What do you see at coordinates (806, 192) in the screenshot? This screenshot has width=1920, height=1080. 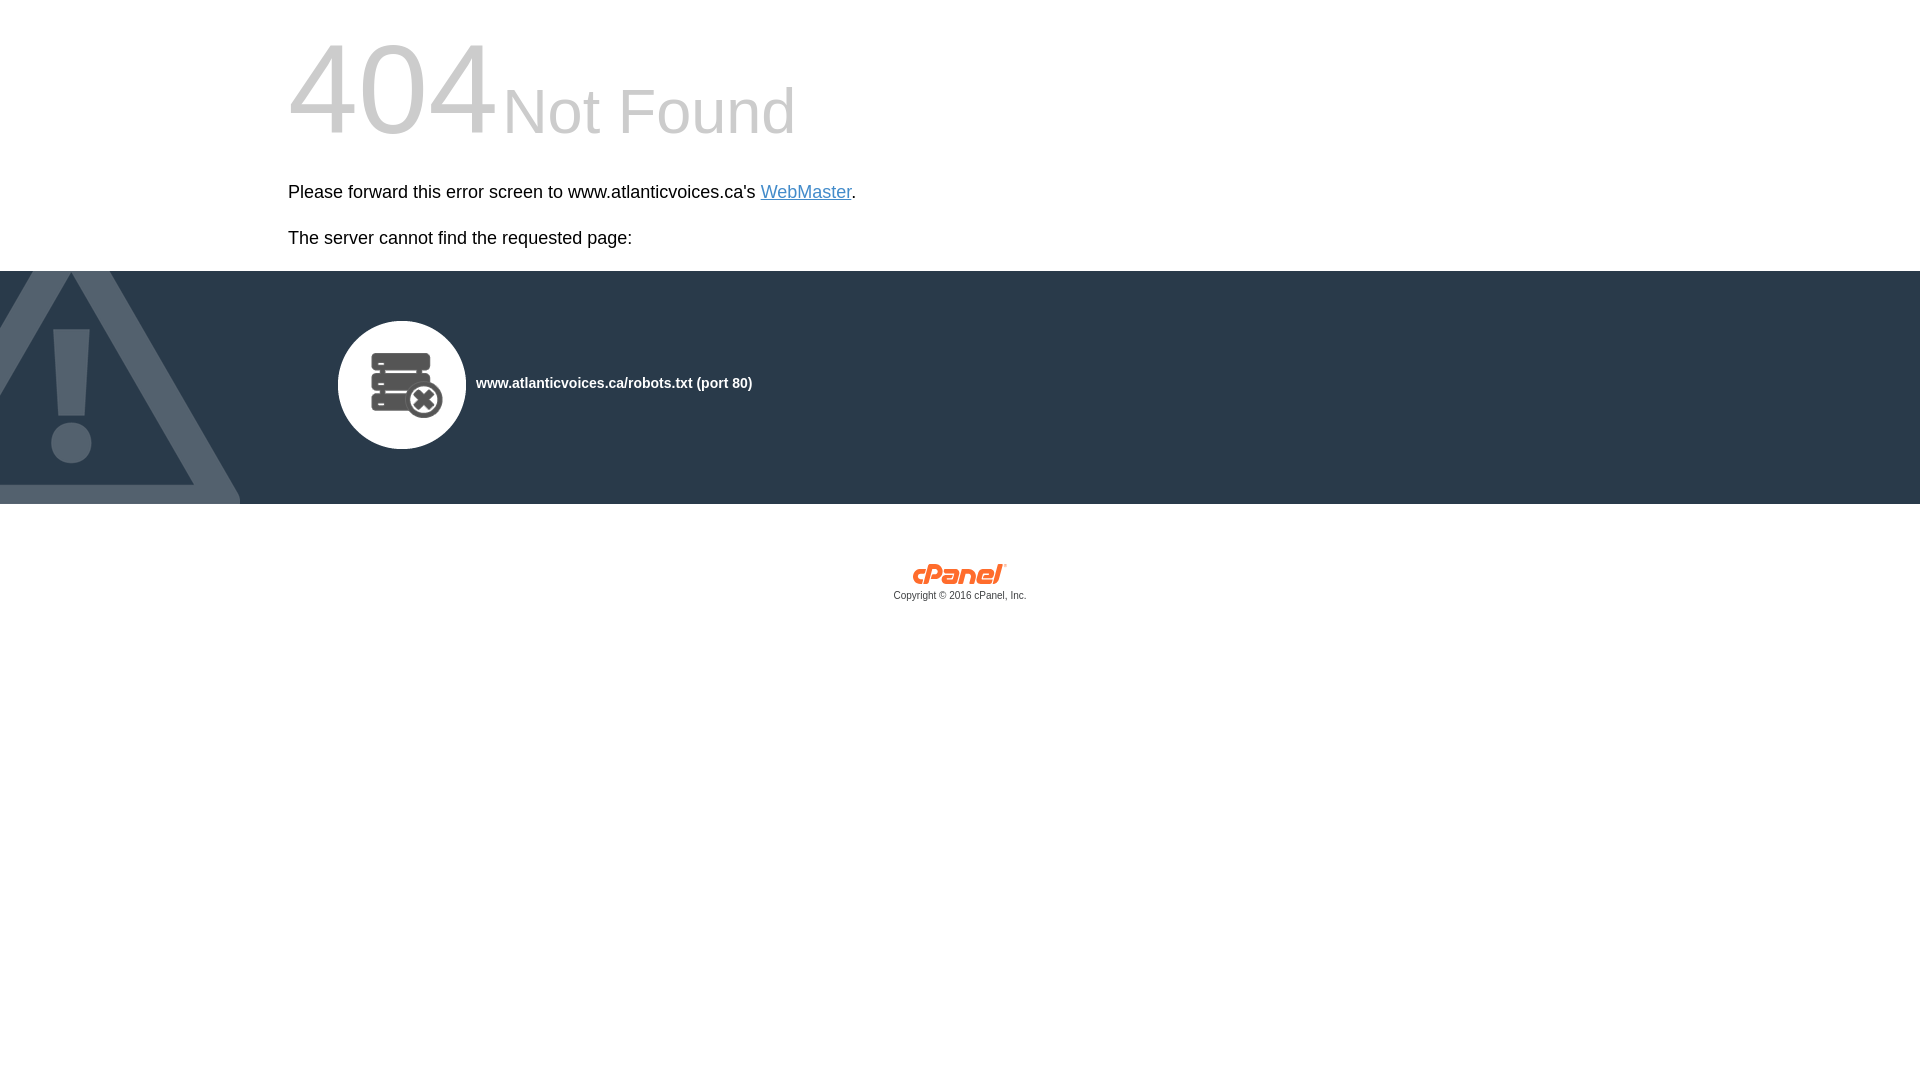 I see `'WebMaster'` at bounding box center [806, 192].